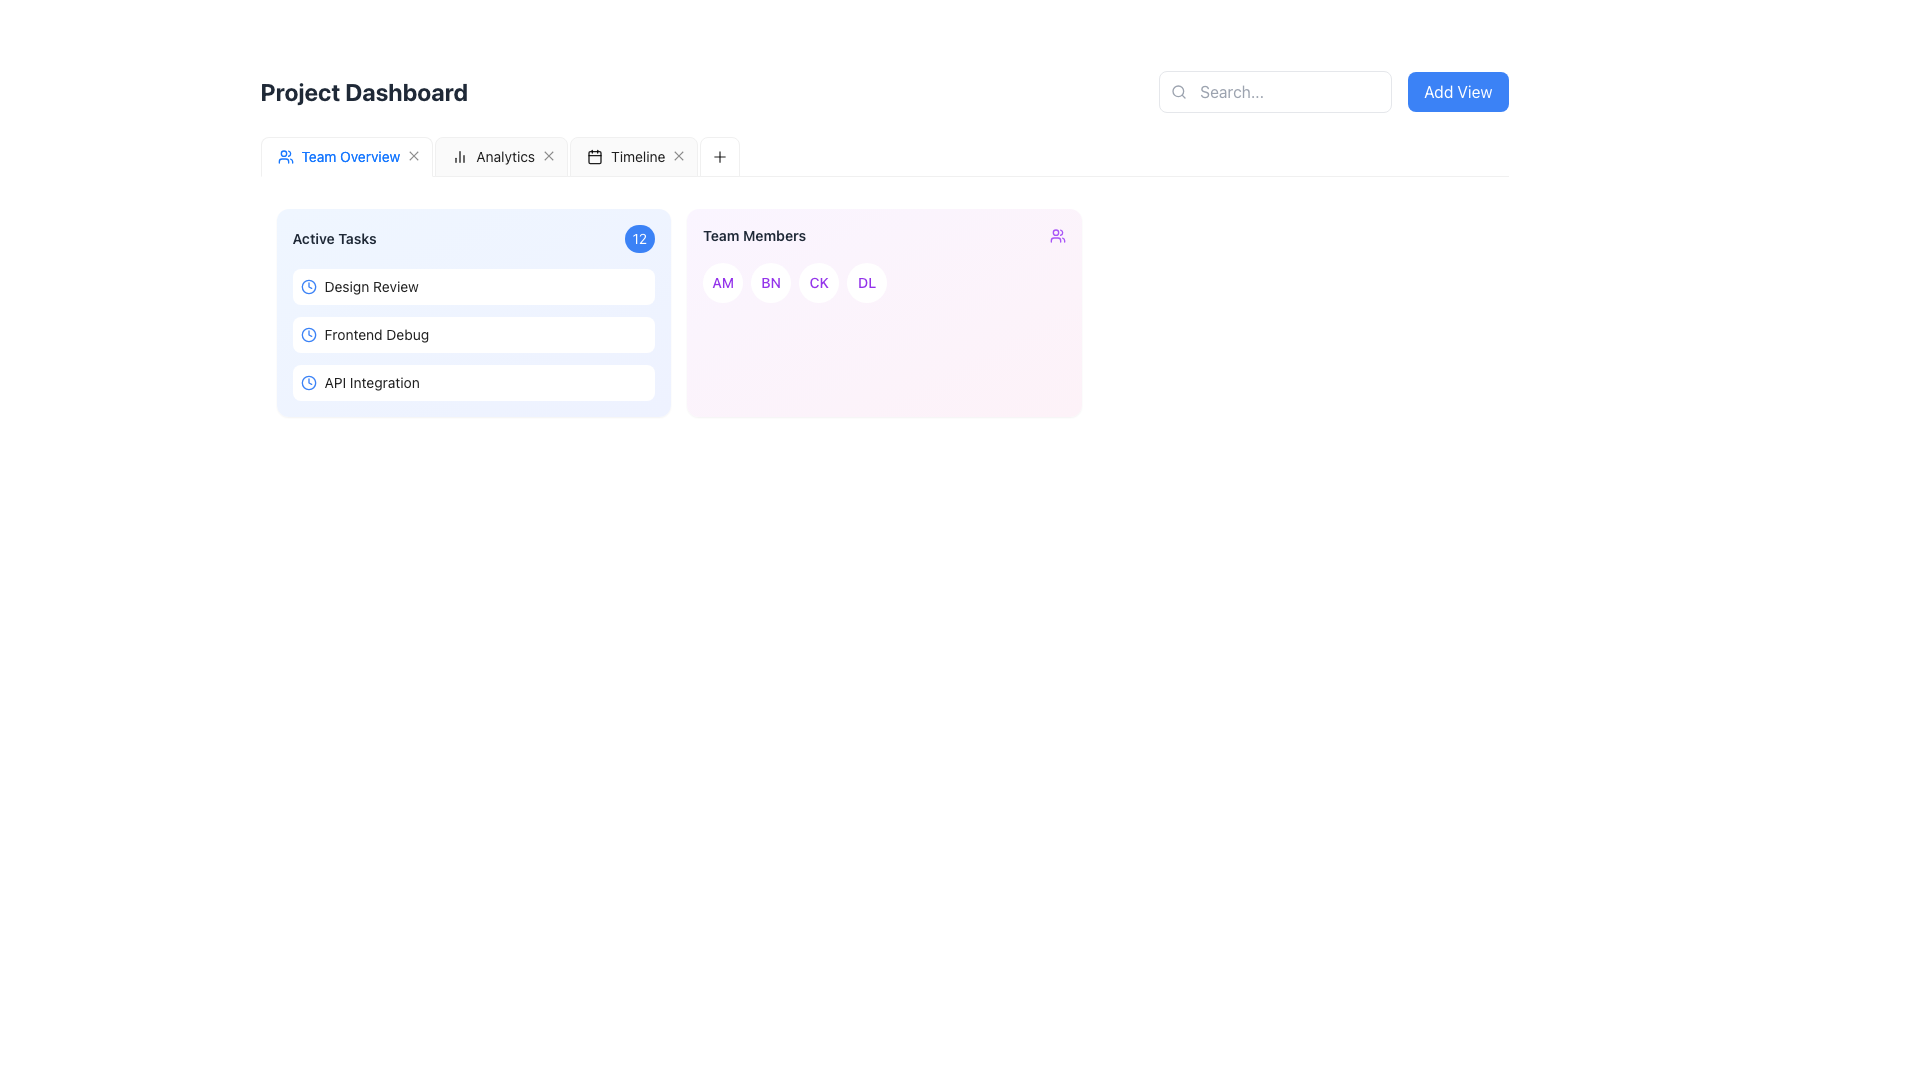 This screenshot has width=1920, height=1080. I want to click on the plus icon embedded within the 'Add tab' button, so click(720, 155).